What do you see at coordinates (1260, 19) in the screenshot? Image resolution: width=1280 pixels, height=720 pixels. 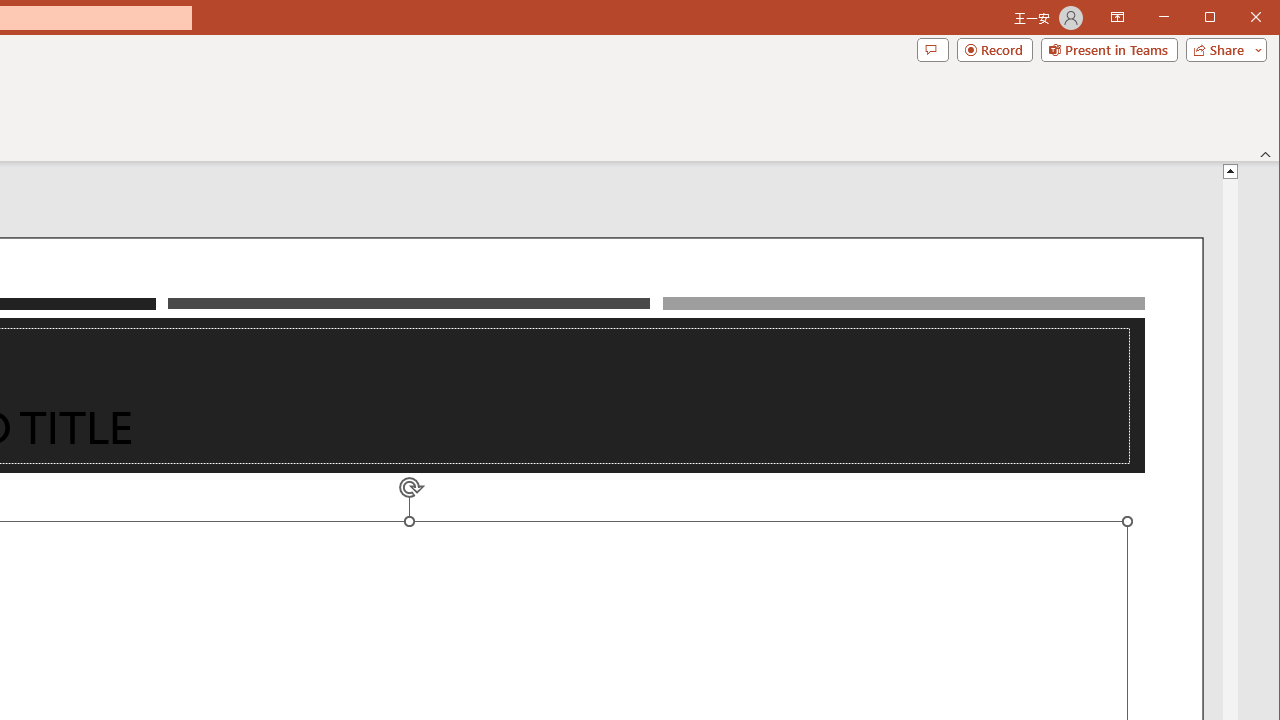 I see `'Close'` at bounding box center [1260, 19].